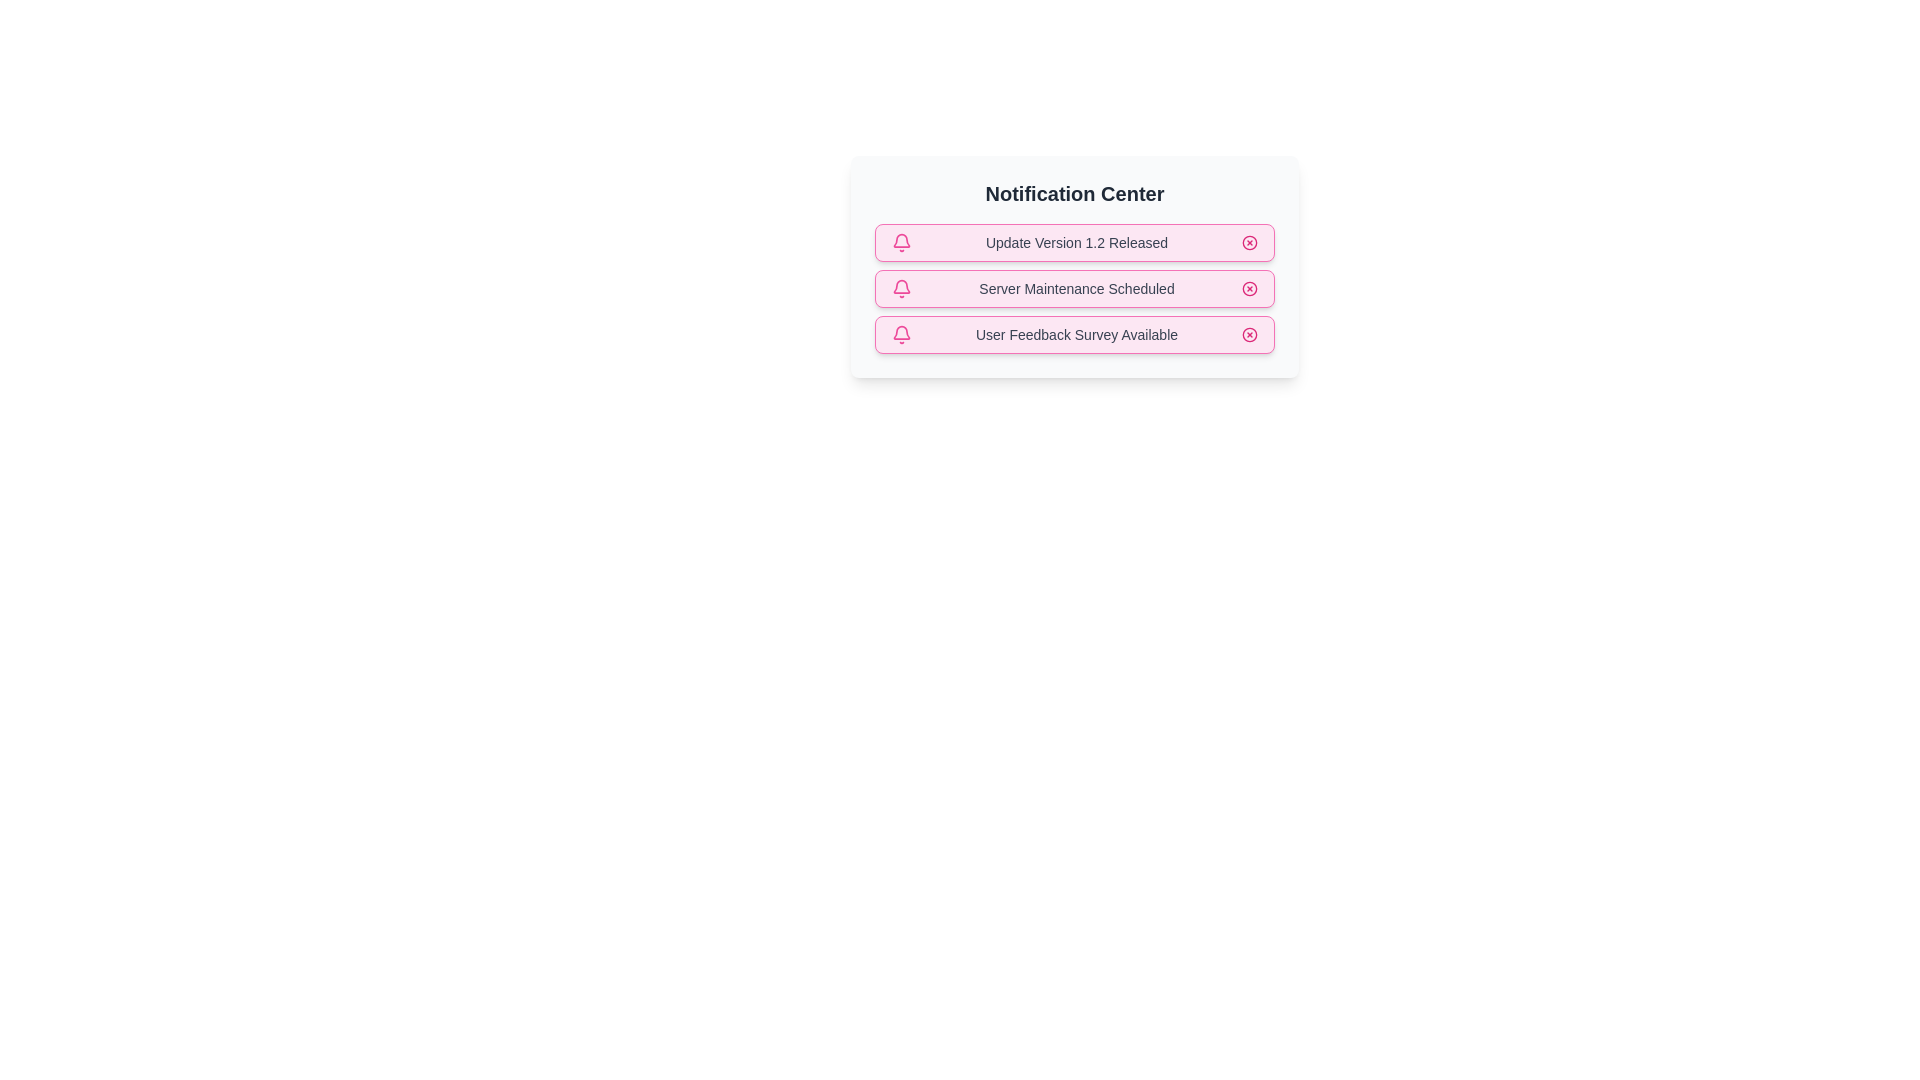 The height and width of the screenshot is (1080, 1920). What do you see at coordinates (1075, 242) in the screenshot?
I see `the notification text Update Version 1.2 Released to select it for copying` at bounding box center [1075, 242].